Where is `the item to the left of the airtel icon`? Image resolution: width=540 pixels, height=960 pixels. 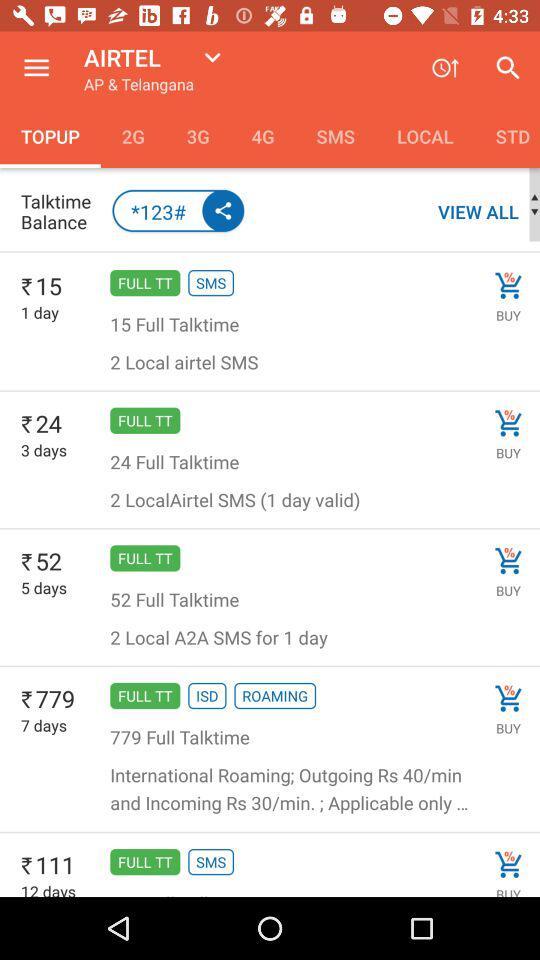
the item to the left of the airtel icon is located at coordinates (36, 68).